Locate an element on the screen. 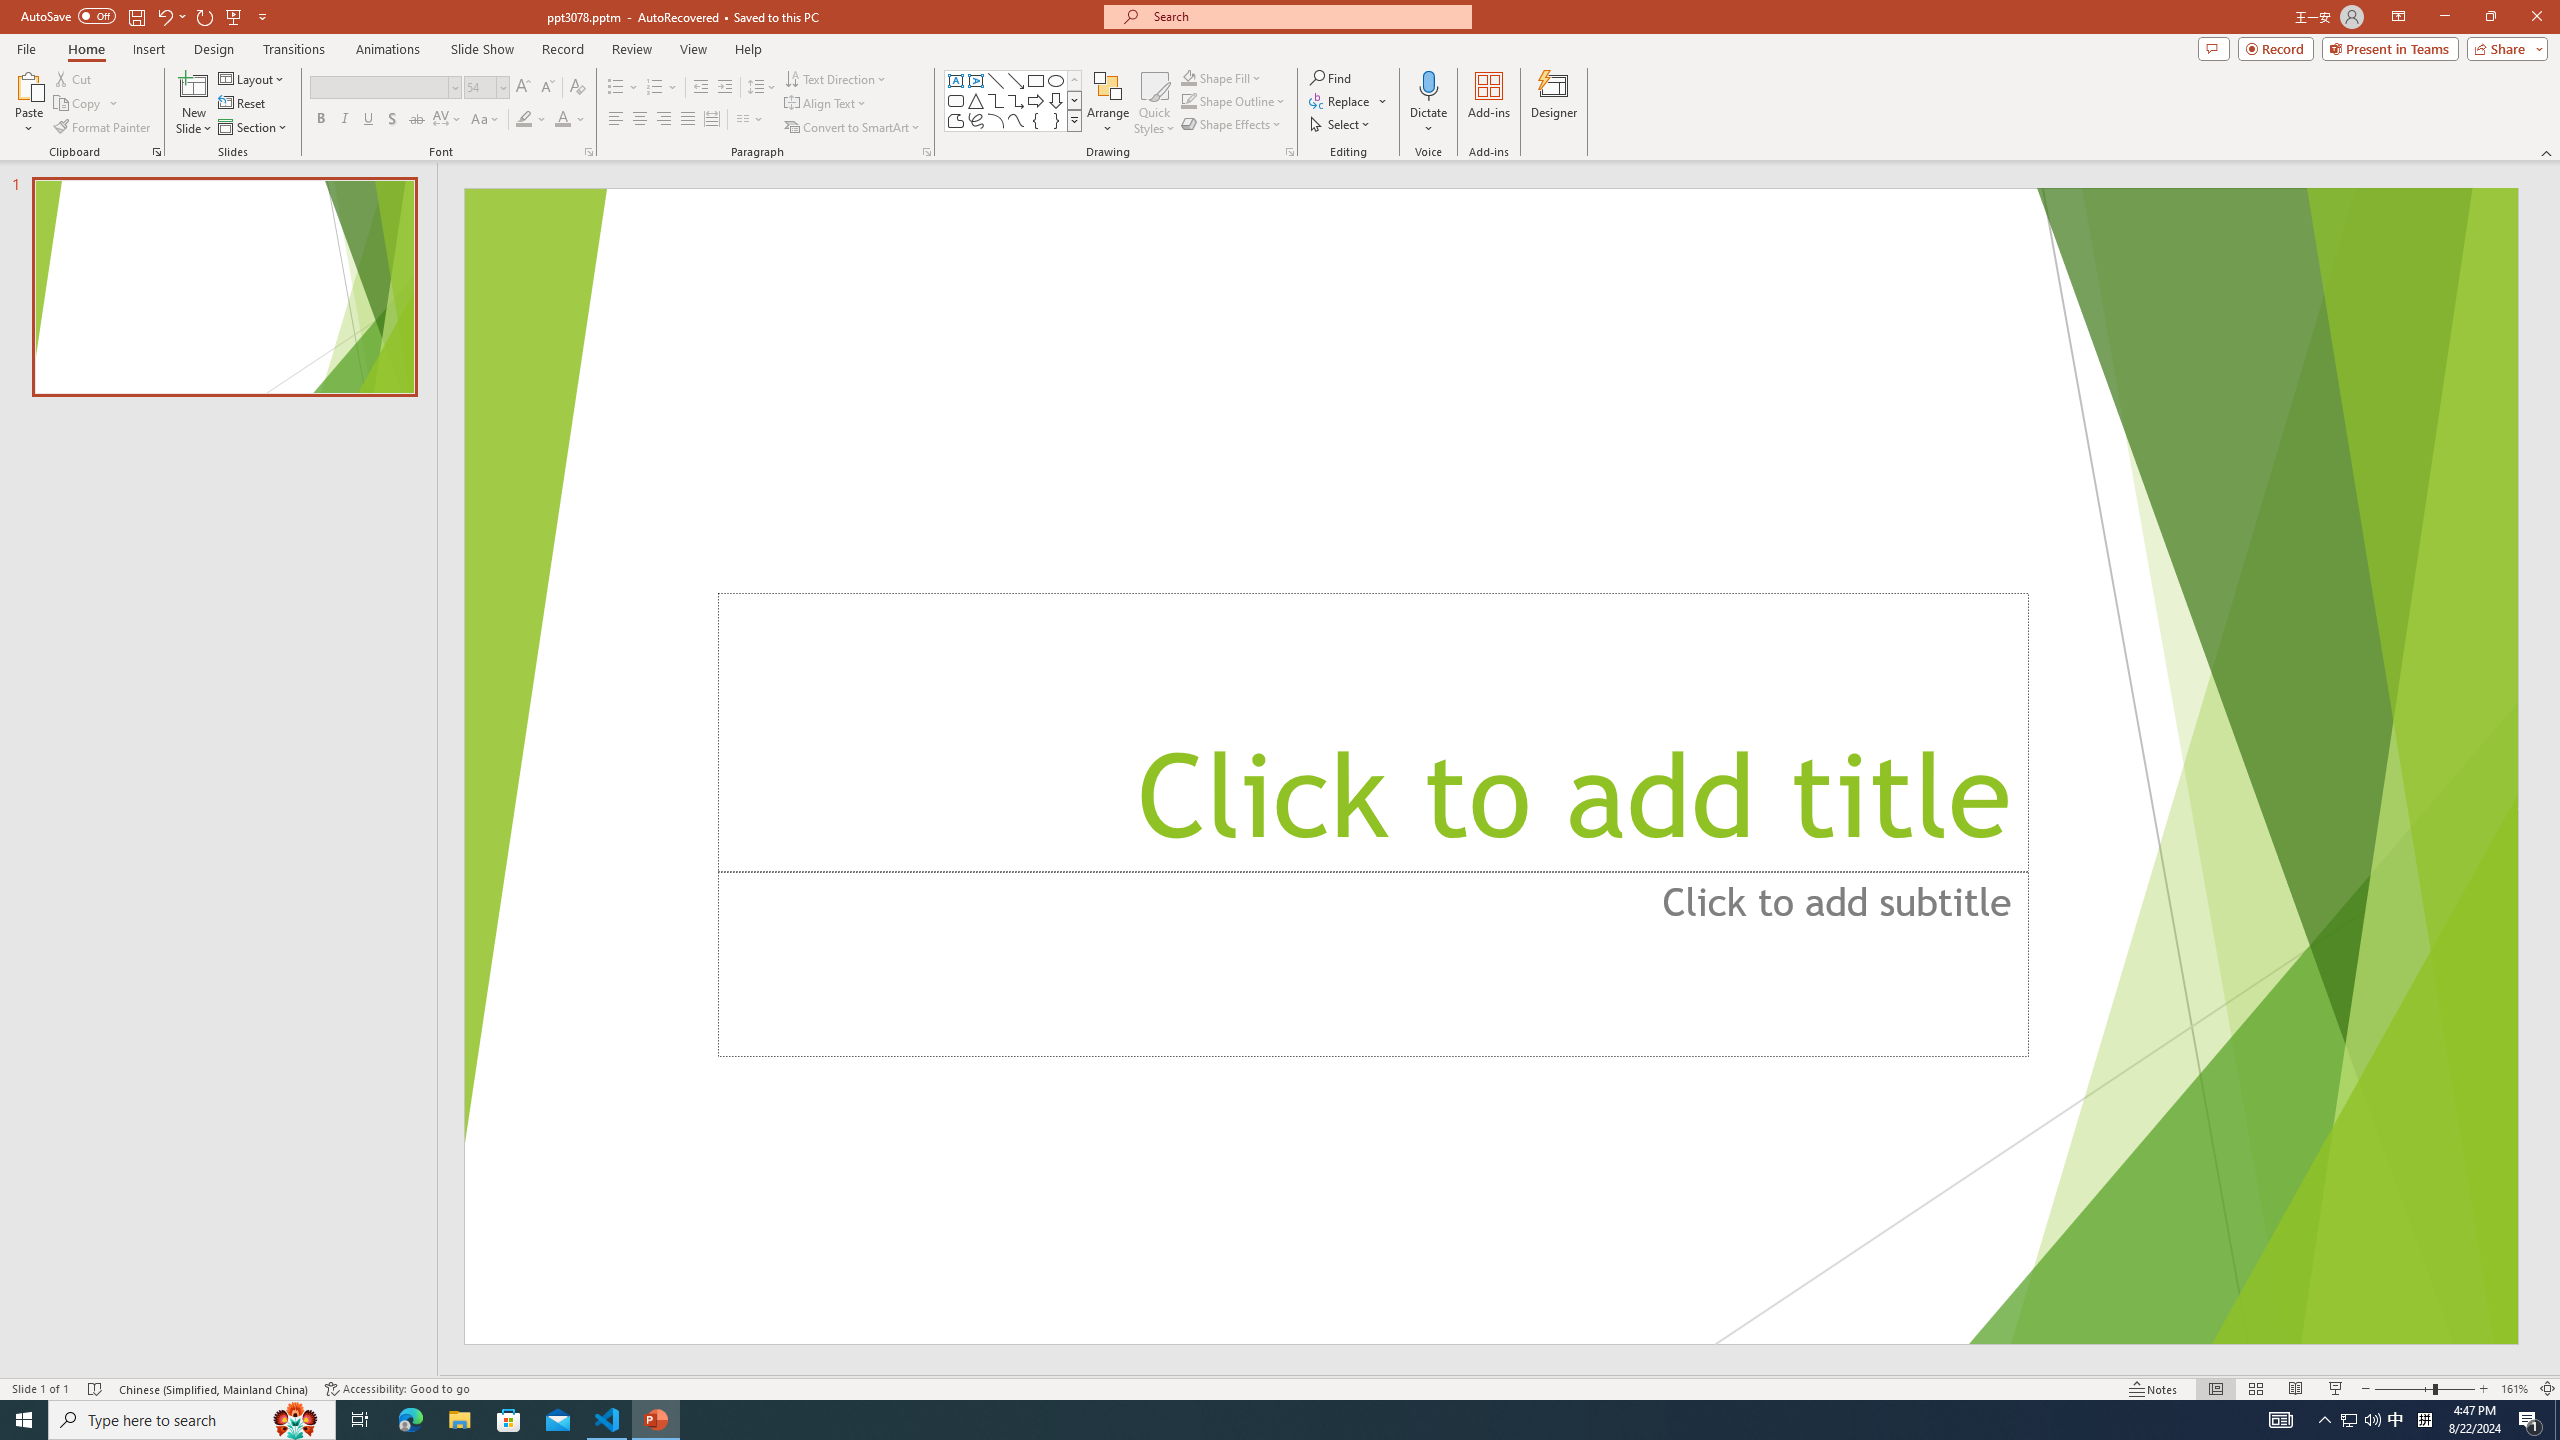 The width and height of the screenshot is (2560, 1440). 'Shape Outline Green, Accent 1' is located at coordinates (1189, 99).